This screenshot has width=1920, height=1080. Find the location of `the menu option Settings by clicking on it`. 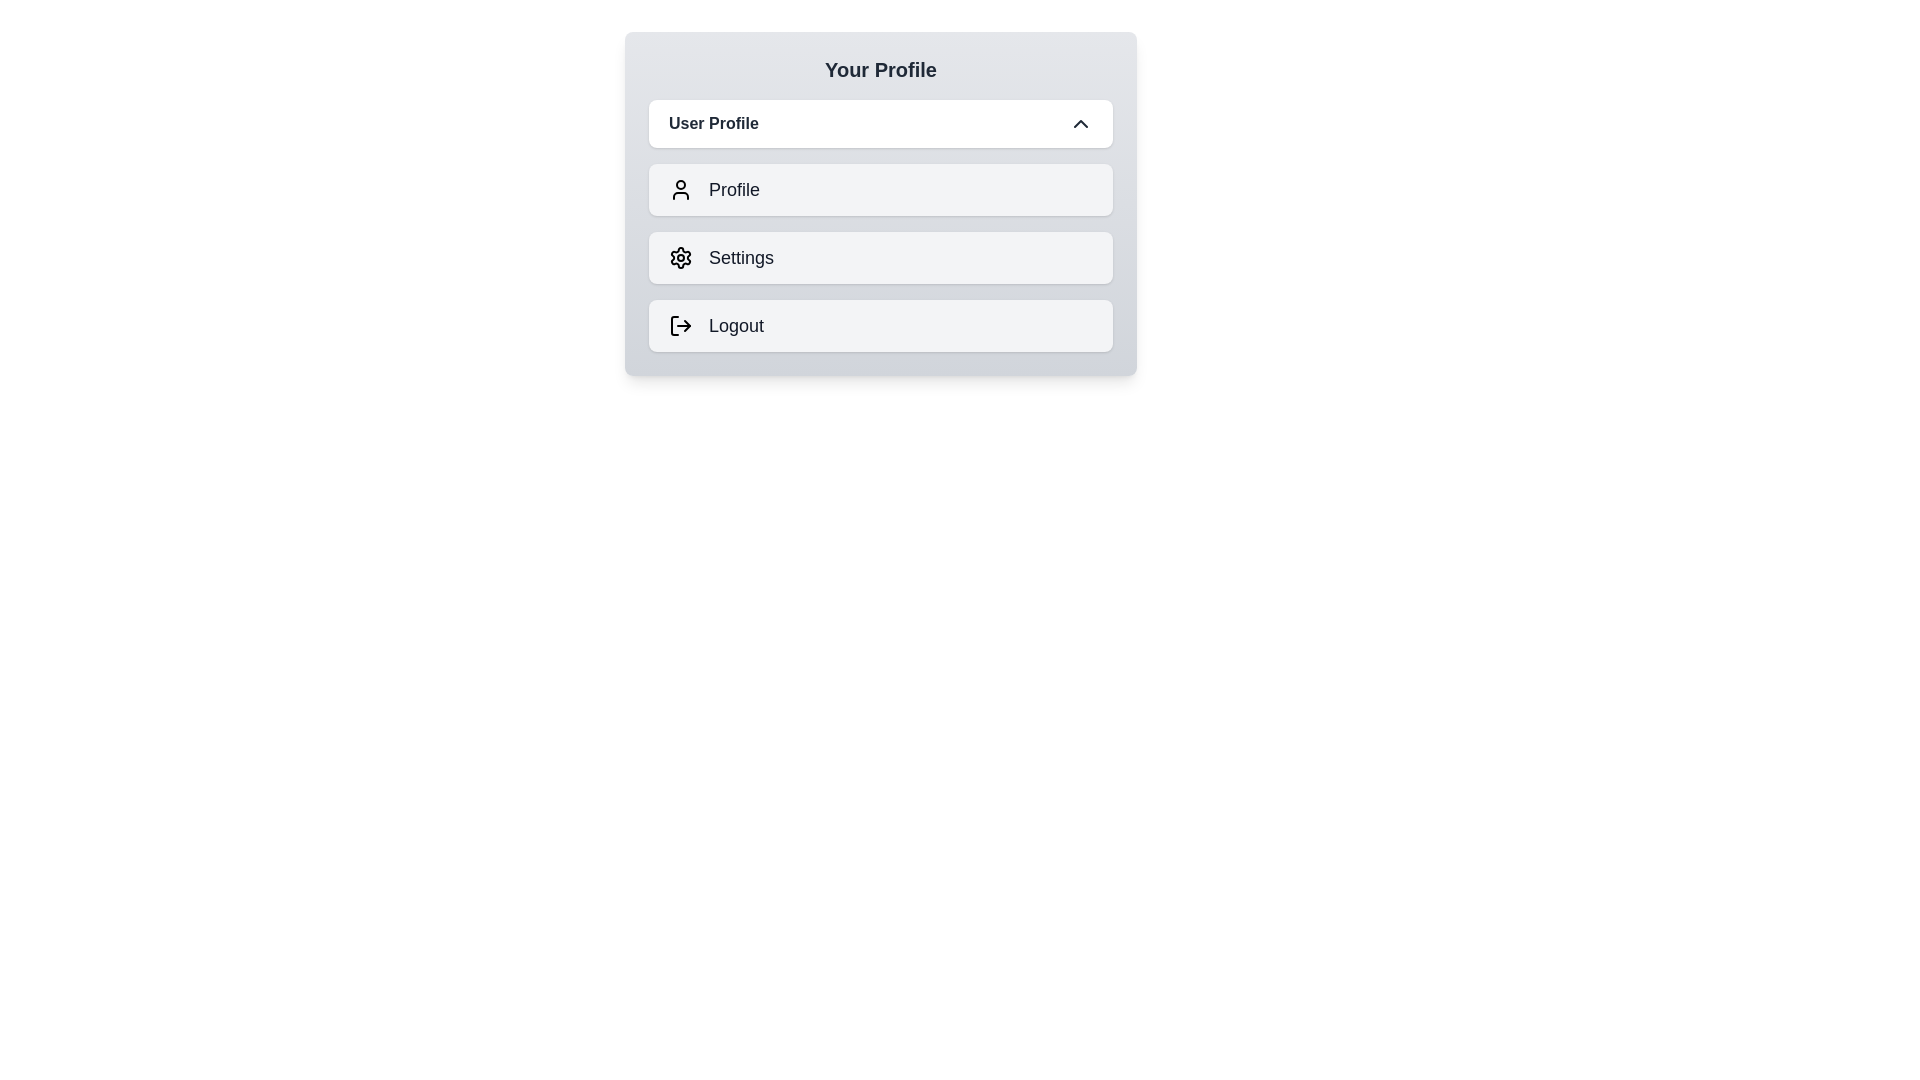

the menu option Settings by clicking on it is located at coordinates (880, 257).